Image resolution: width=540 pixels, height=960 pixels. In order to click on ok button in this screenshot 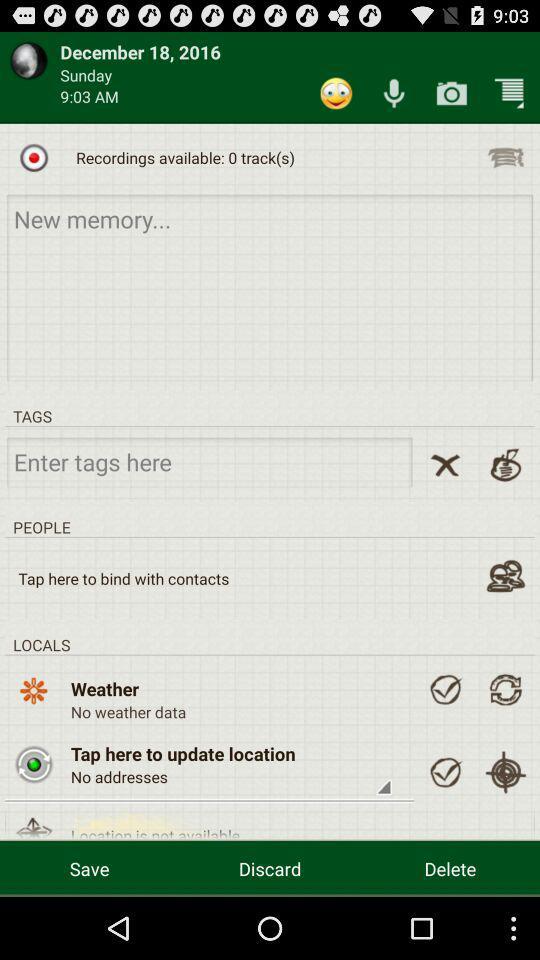, I will do `click(445, 771)`.